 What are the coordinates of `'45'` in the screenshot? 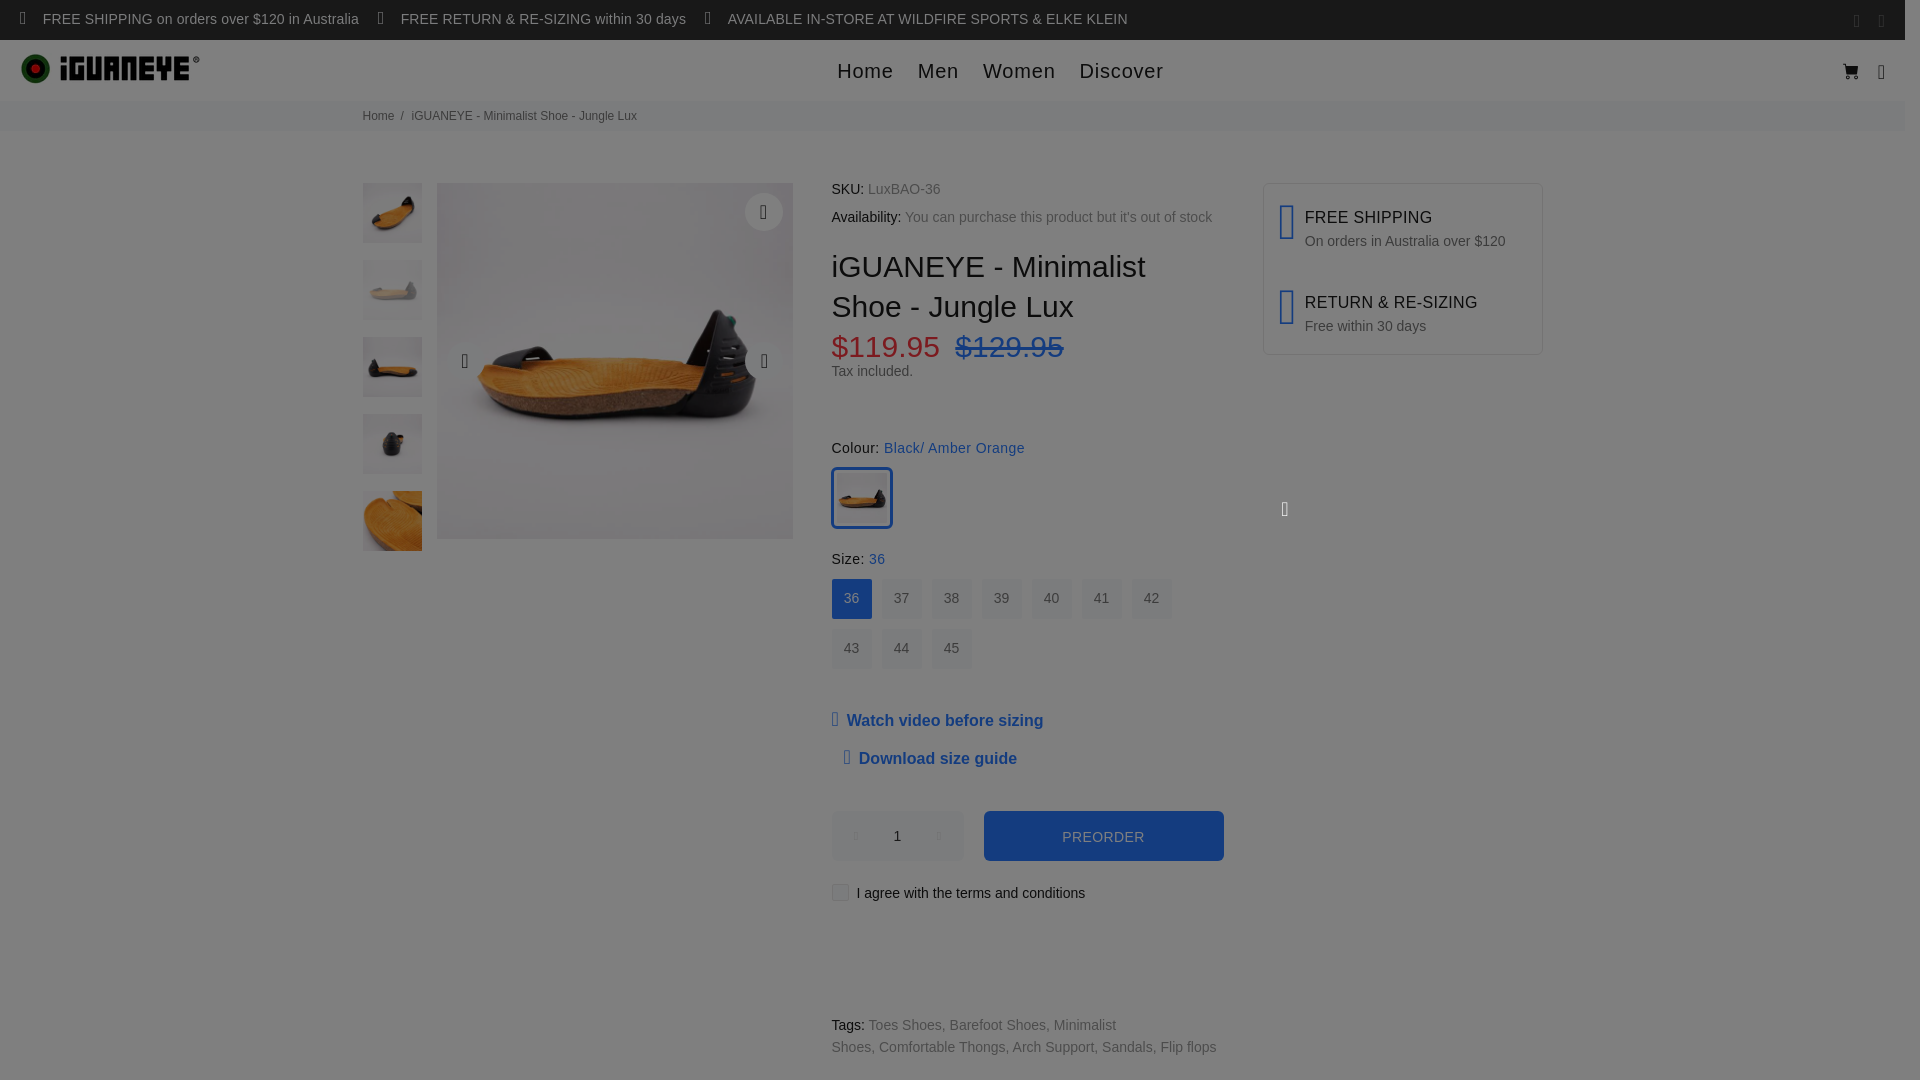 It's located at (950, 648).